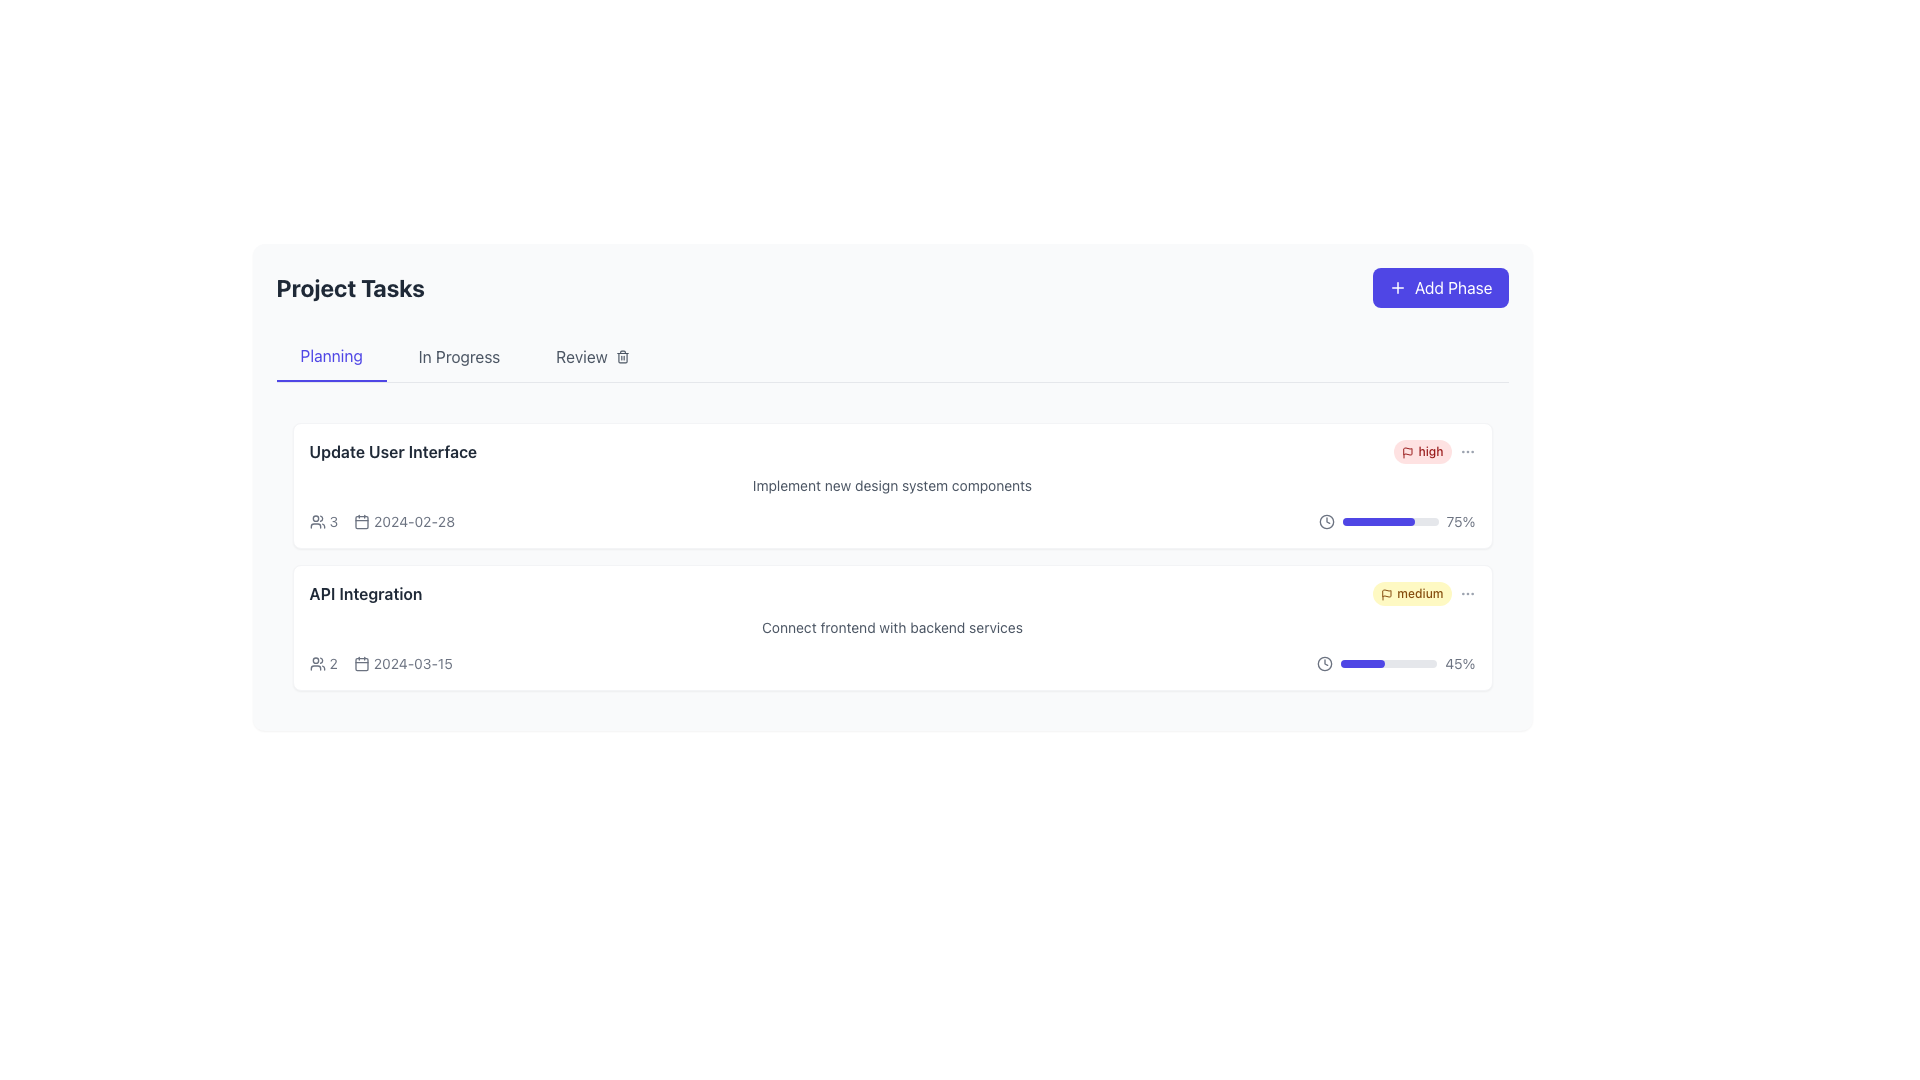  I want to click on the Icon representing a menu or options that provides additional options related to the 'medium' label in the second task row, so click(1467, 593).